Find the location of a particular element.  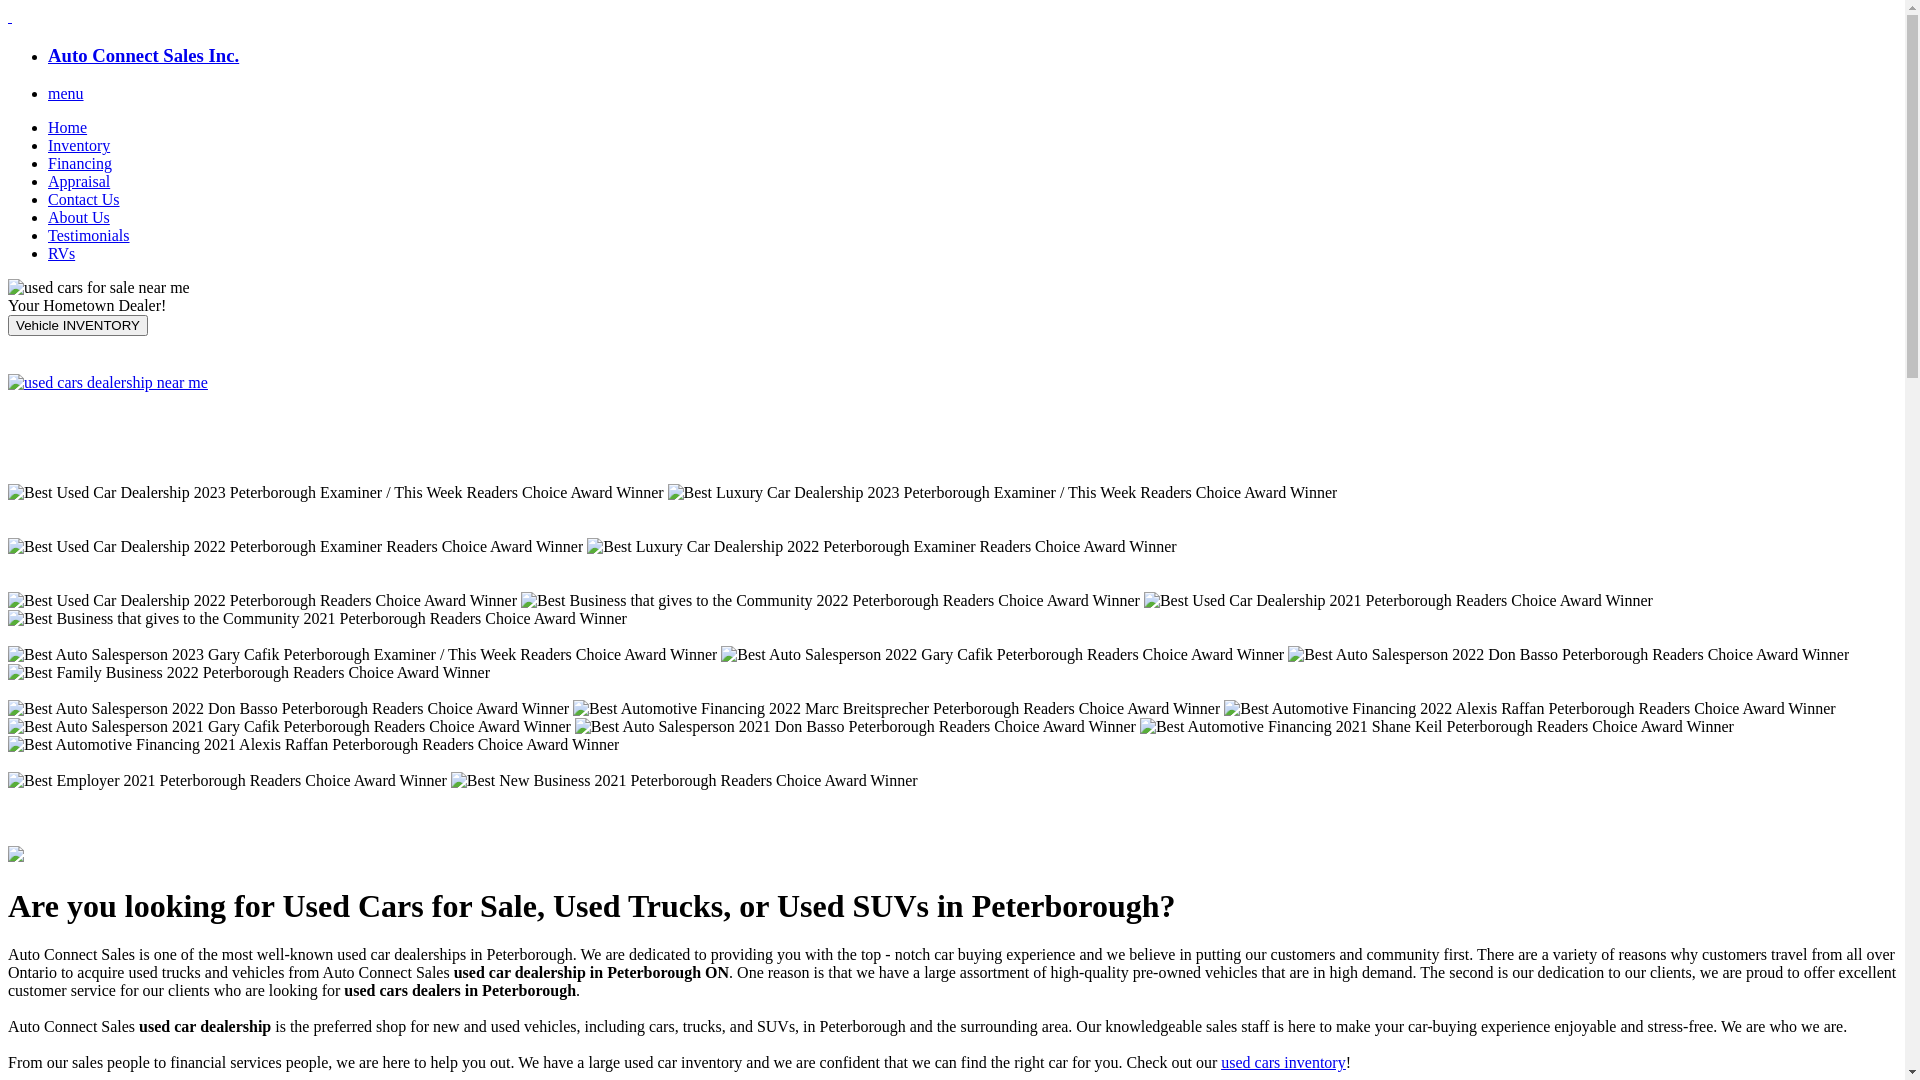

'Testimonials' is located at coordinates (88, 234).